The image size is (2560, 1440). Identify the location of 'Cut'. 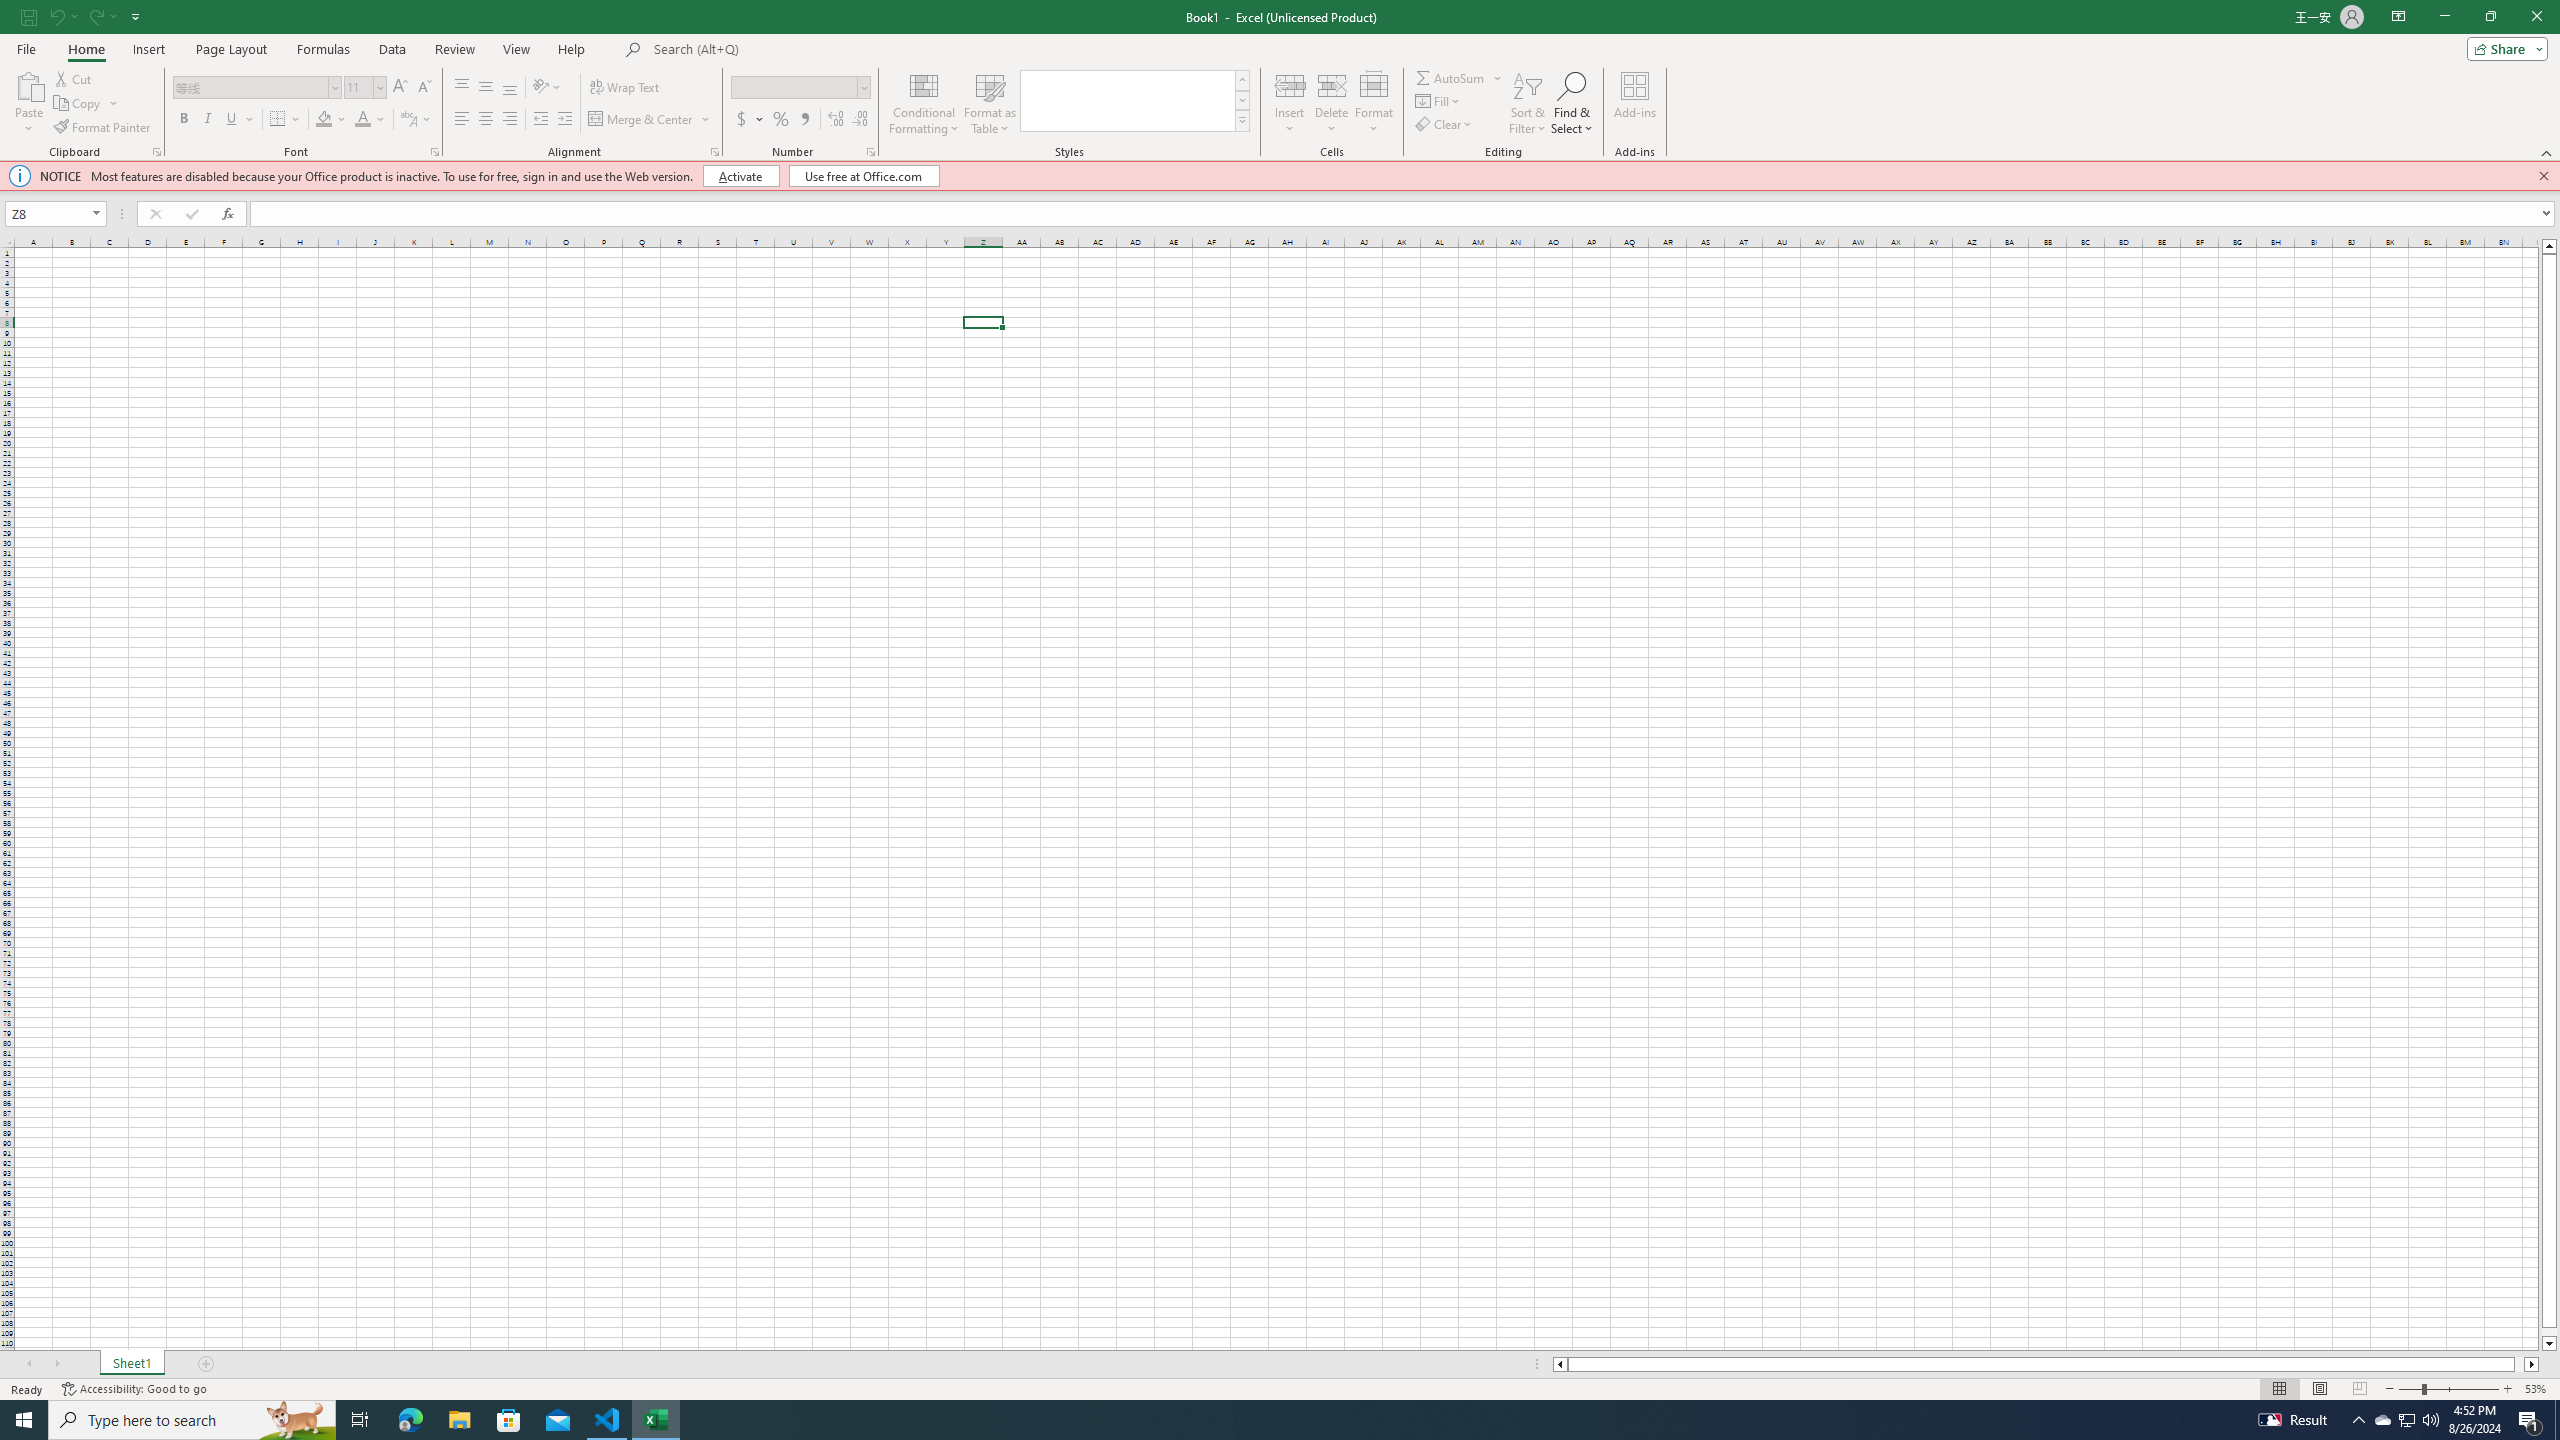
(73, 78).